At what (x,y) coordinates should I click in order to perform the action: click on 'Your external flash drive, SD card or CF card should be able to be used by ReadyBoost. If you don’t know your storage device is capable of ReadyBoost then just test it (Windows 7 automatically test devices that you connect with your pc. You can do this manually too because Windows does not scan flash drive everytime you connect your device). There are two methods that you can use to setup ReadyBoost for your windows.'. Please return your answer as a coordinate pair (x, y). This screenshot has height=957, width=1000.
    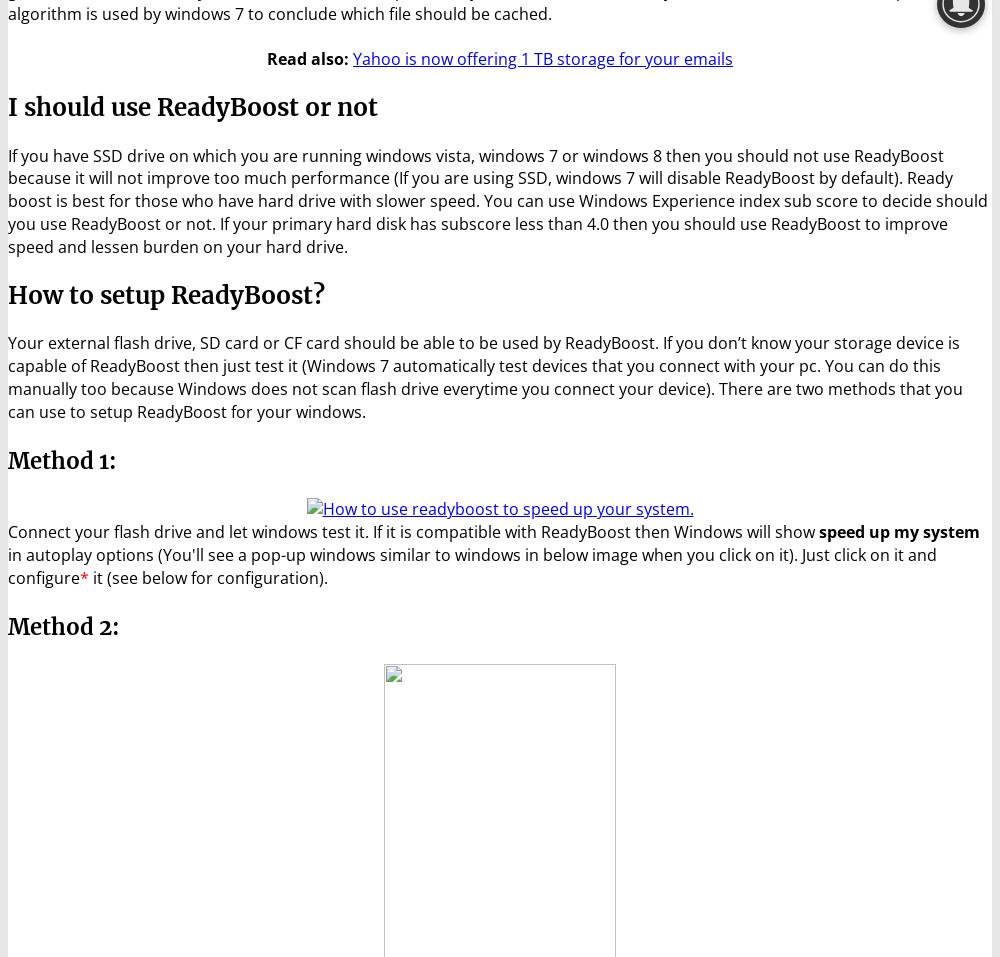
    Looking at the image, I should click on (484, 376).